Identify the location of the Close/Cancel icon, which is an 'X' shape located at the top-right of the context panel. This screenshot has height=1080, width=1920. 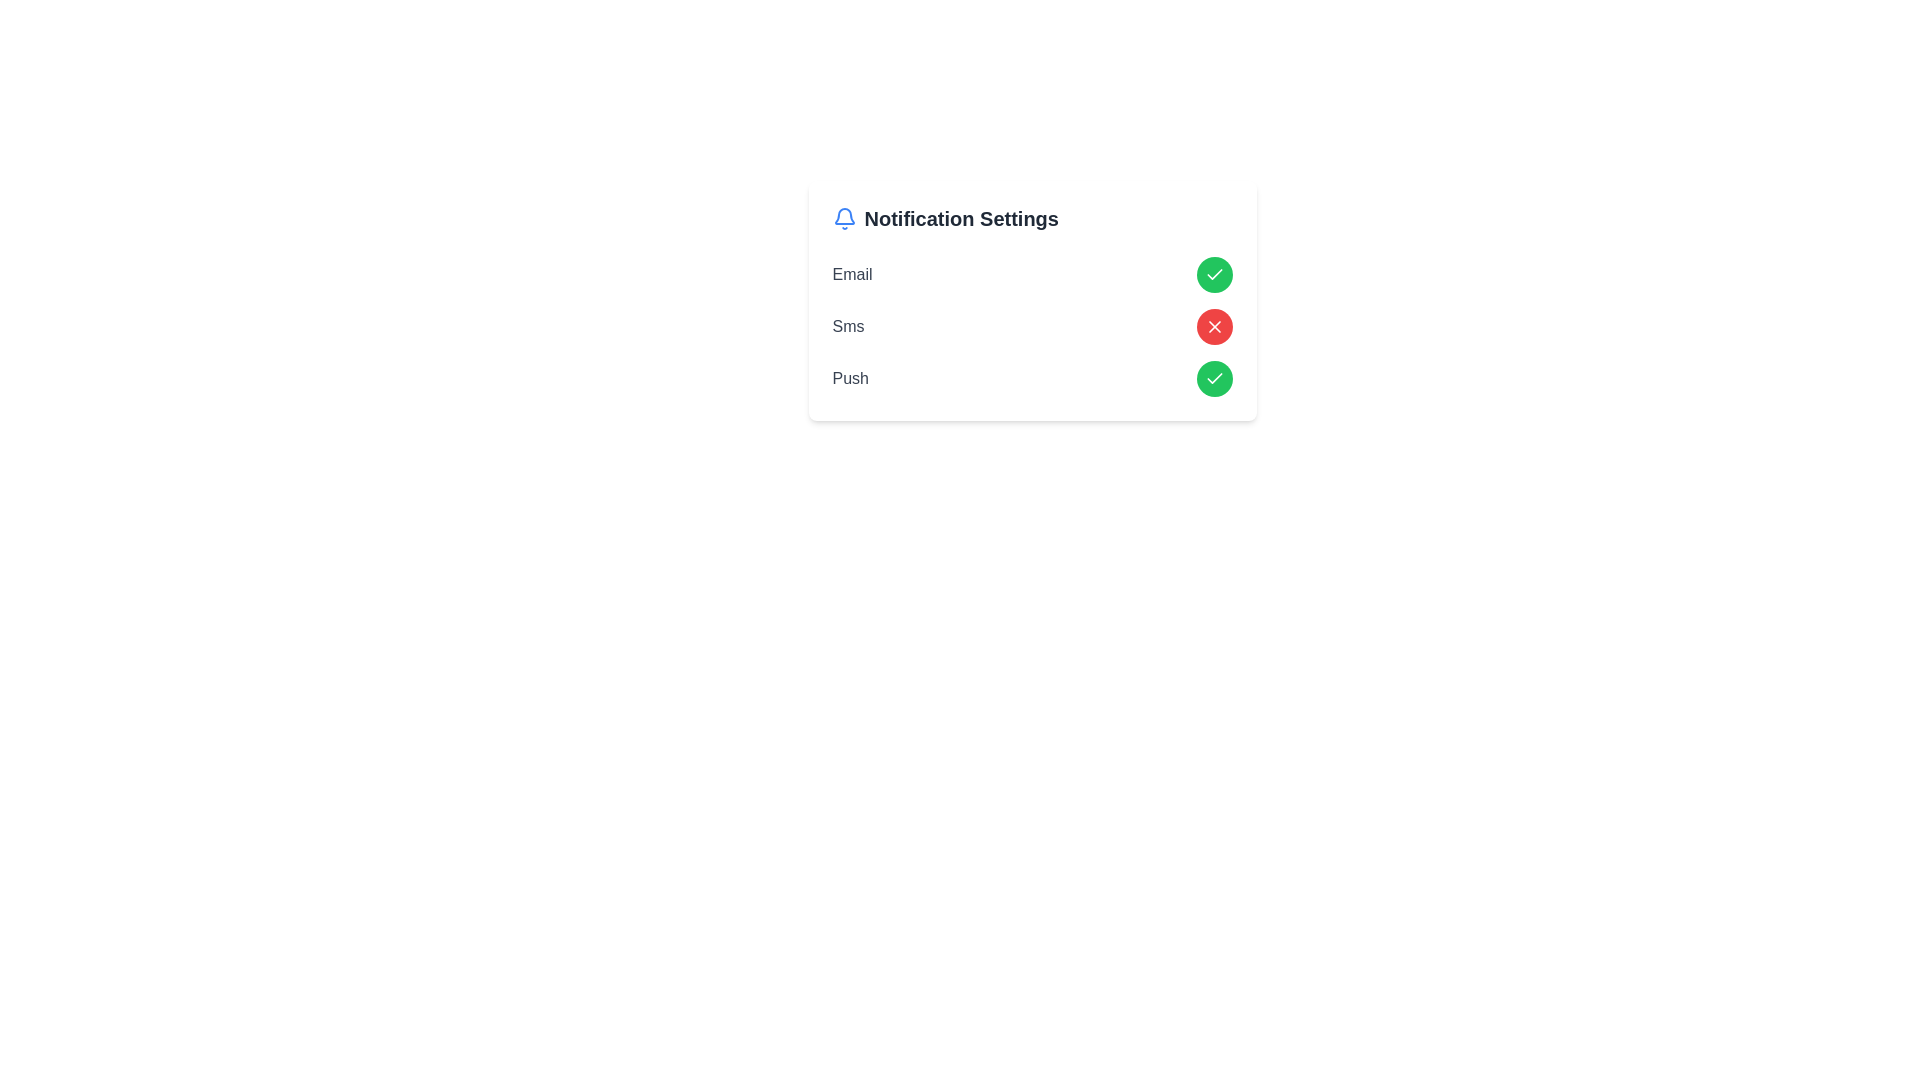
(1213, 326).